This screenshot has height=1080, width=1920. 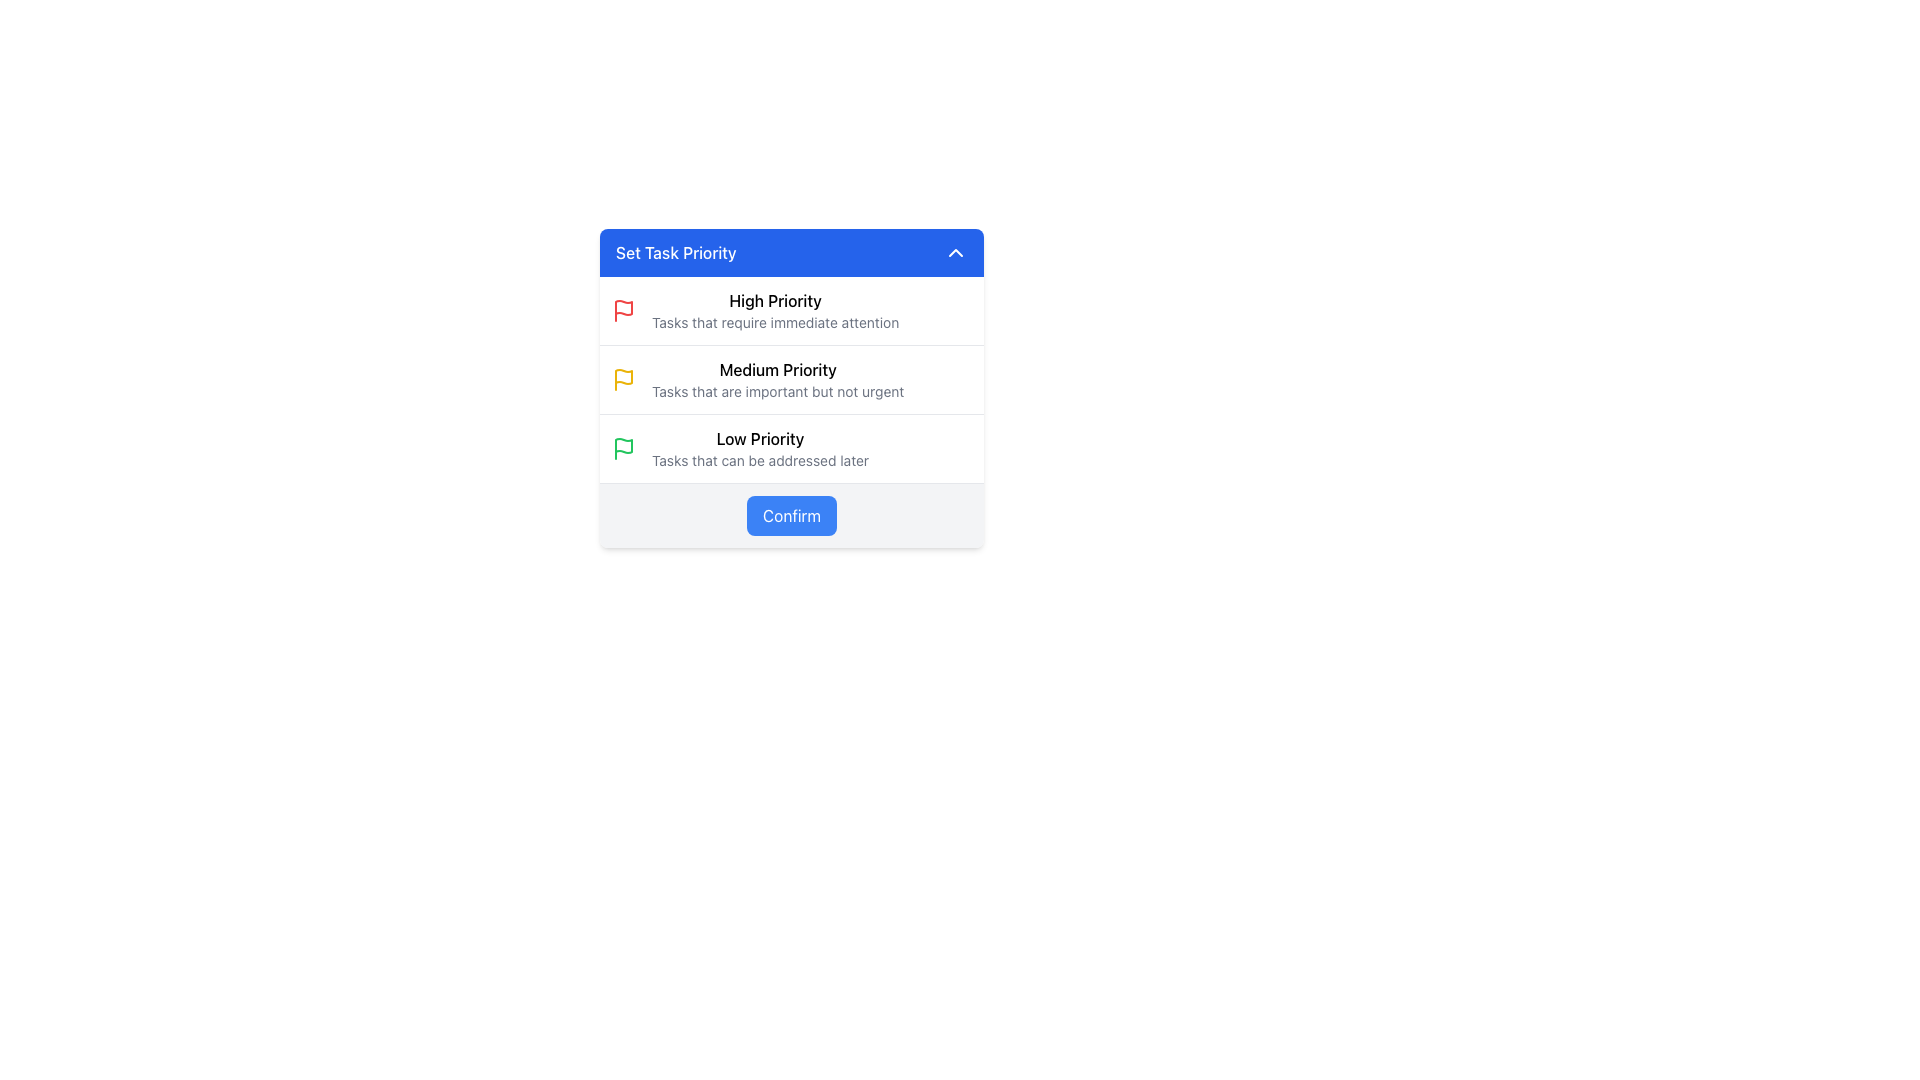 I want to click on the text label displaying 'Tasks that require immediate attention.' positioned below the 'High Priority' label in the priority selection dialog, so click(x=774, y=322).